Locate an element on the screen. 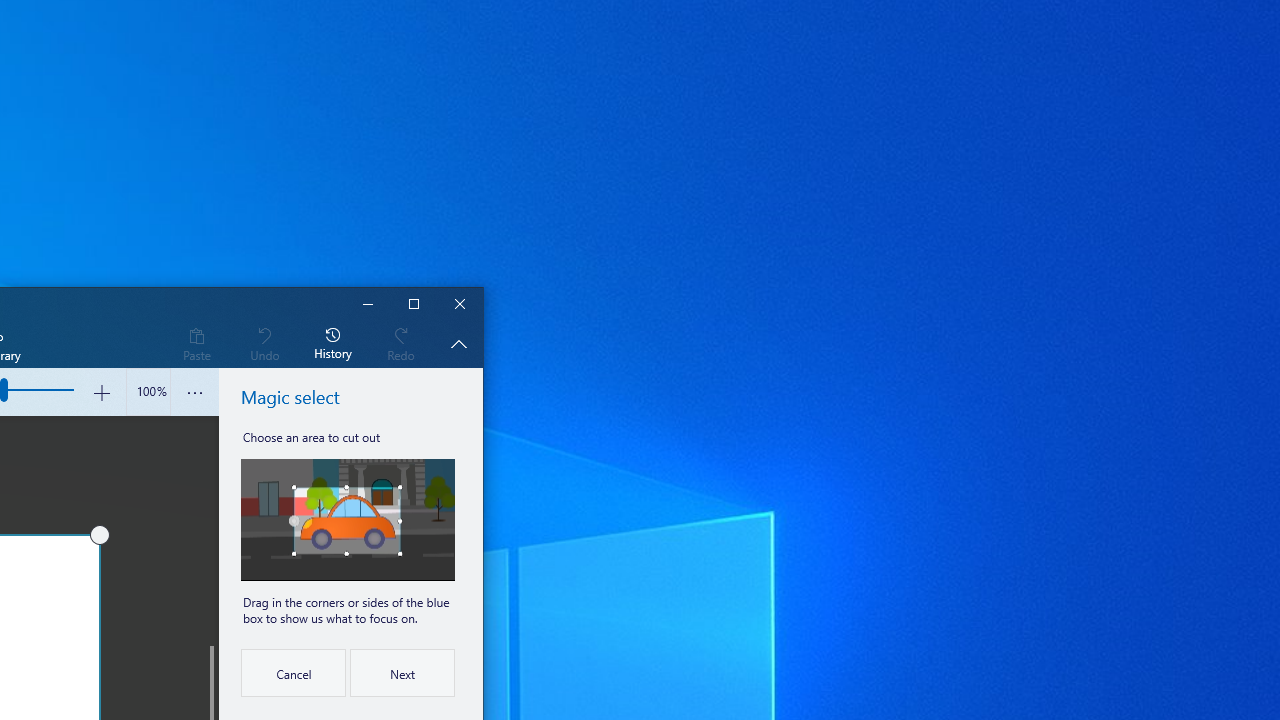 This screenshot has width=1280, height=720. 'Next' is located at coordinates (400, 672).